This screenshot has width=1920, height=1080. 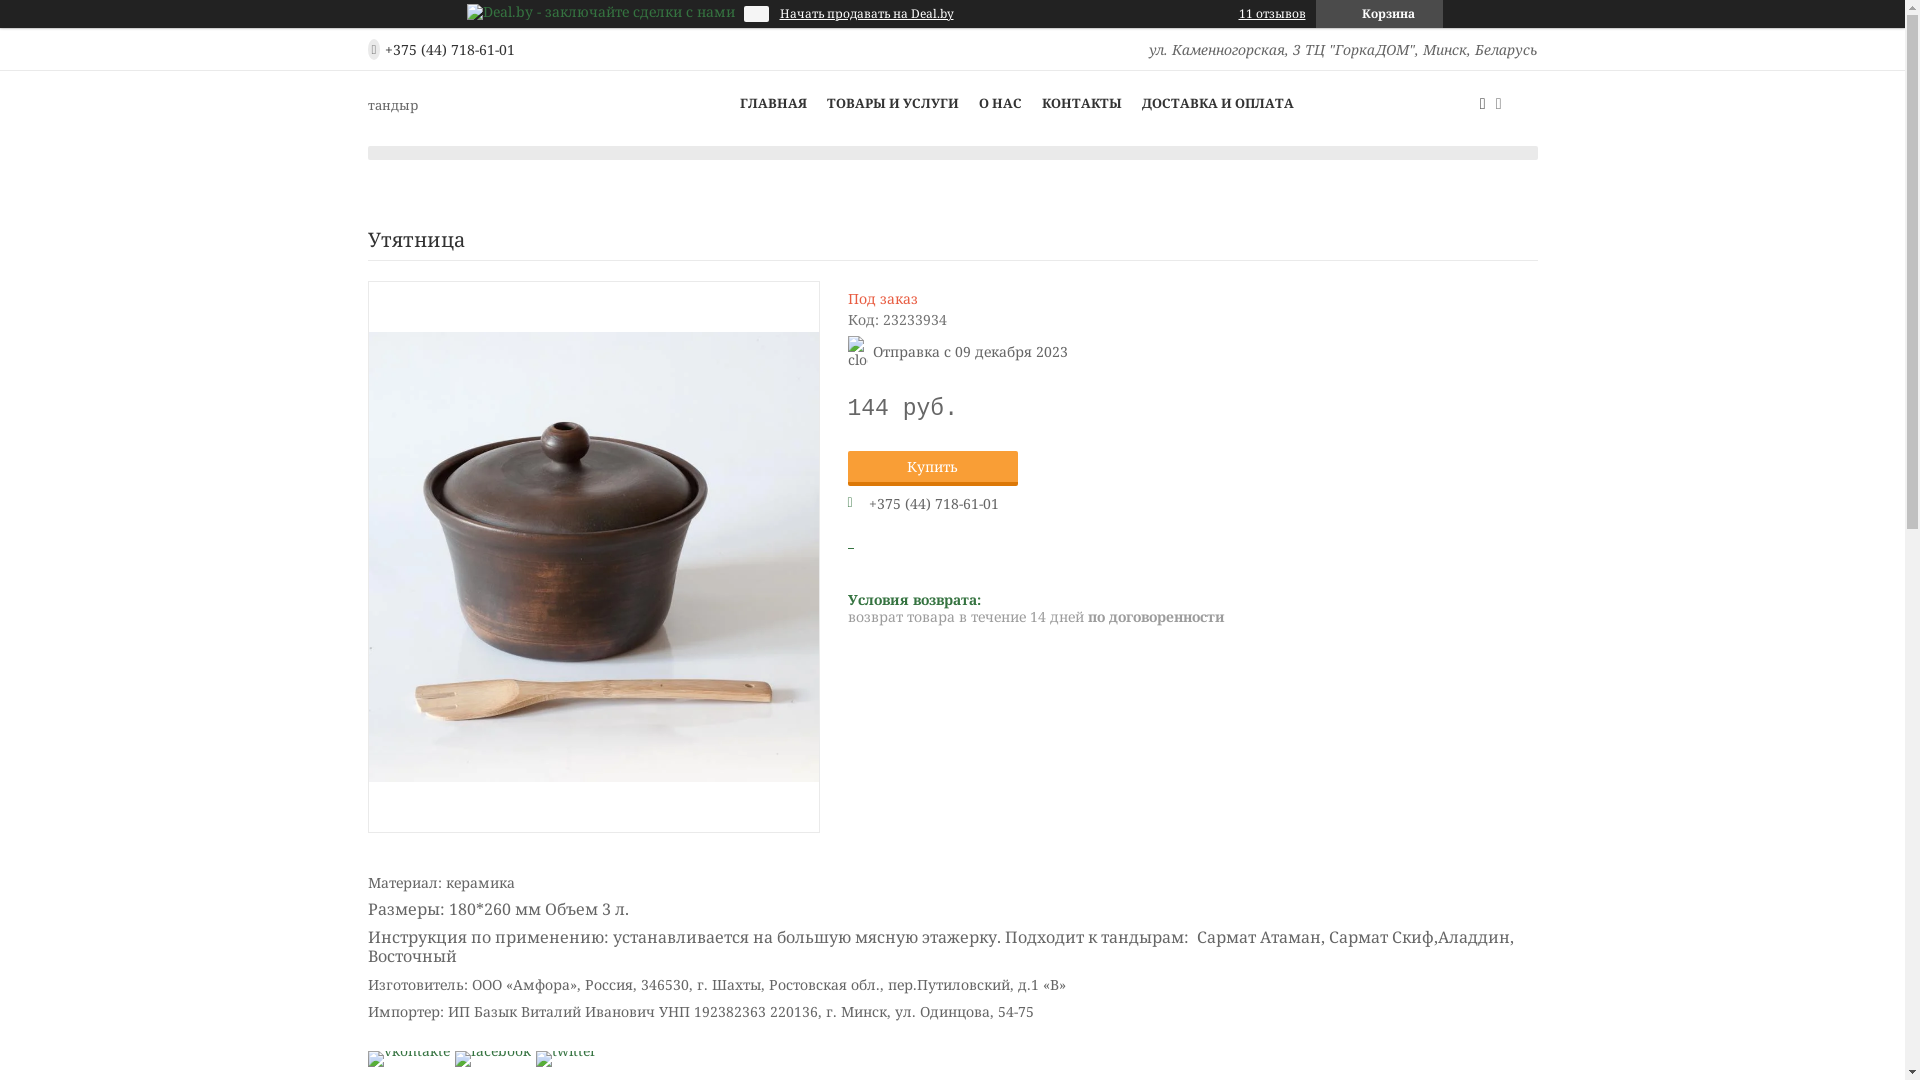 I want to click on 'facebook', so click(x=491, y=1049).